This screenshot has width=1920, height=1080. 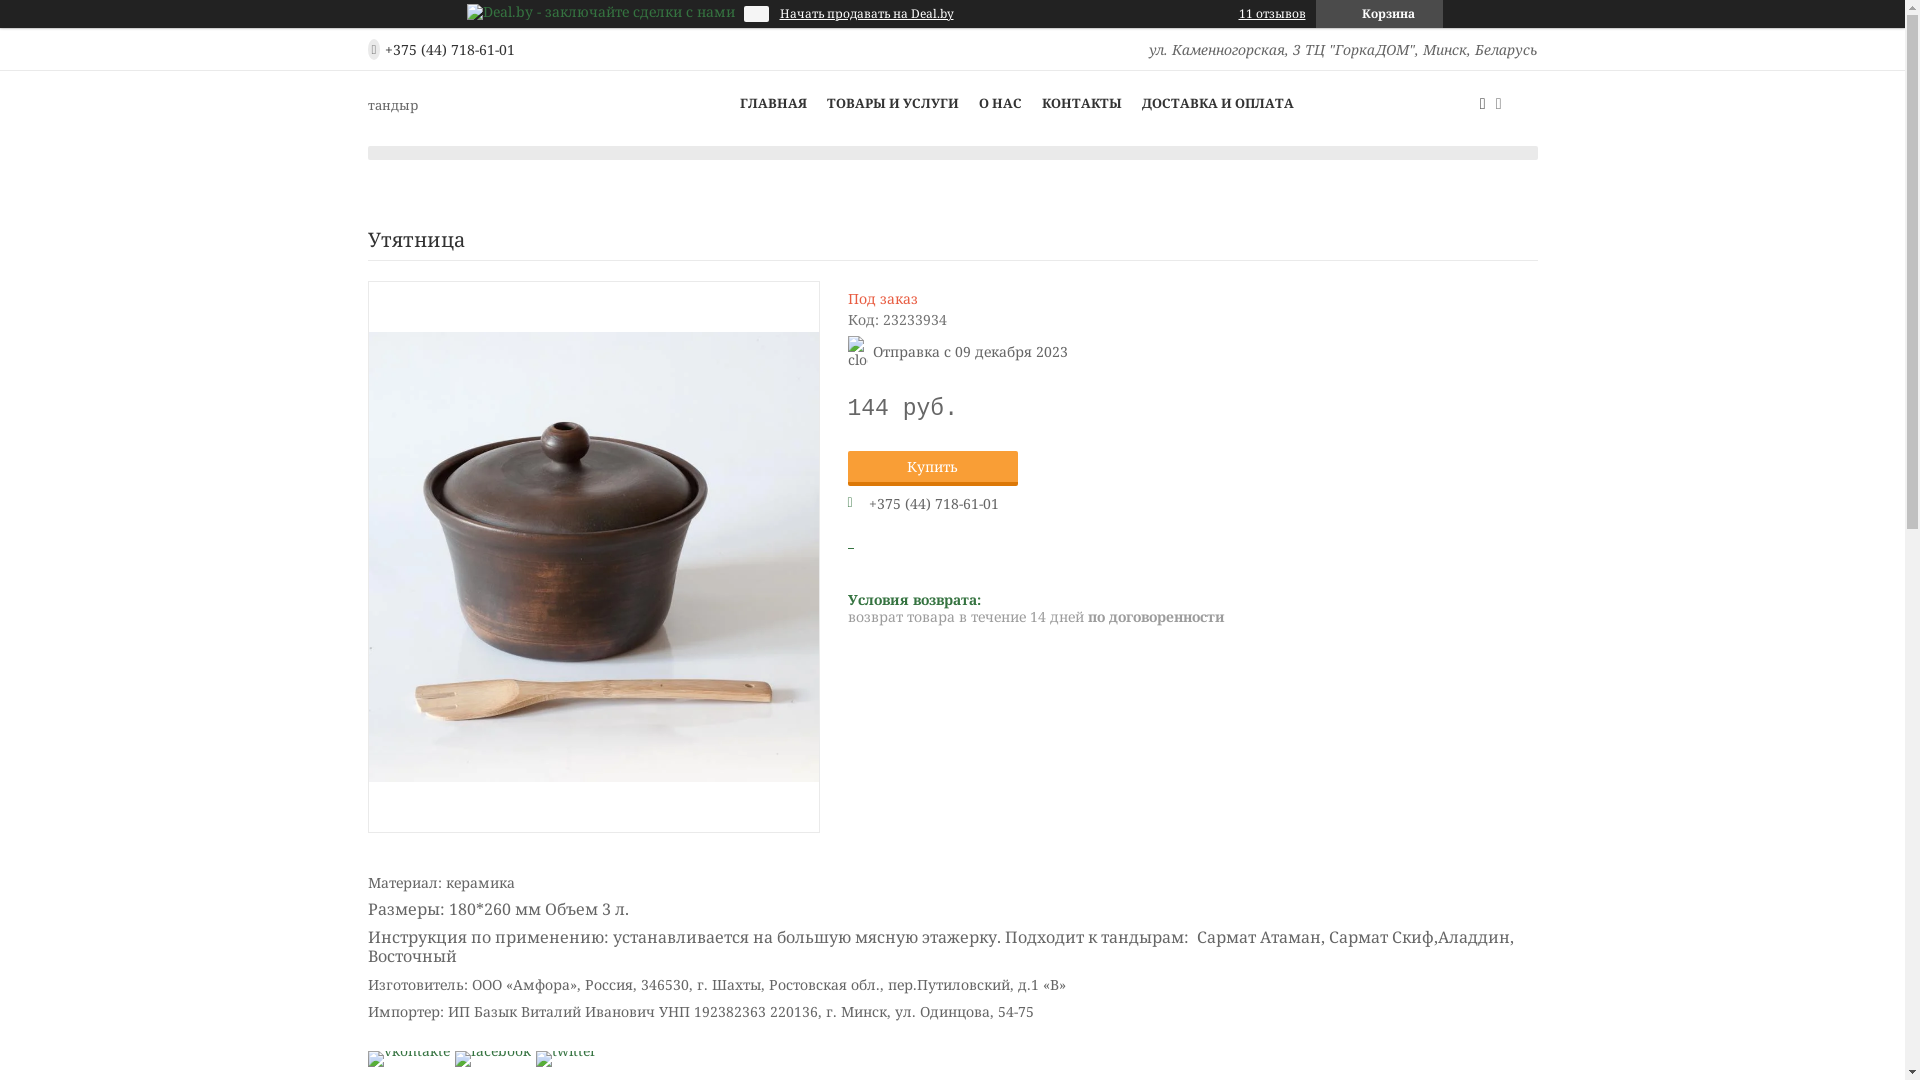 I want to click on 'facebook', so click(x=491, y=1049).